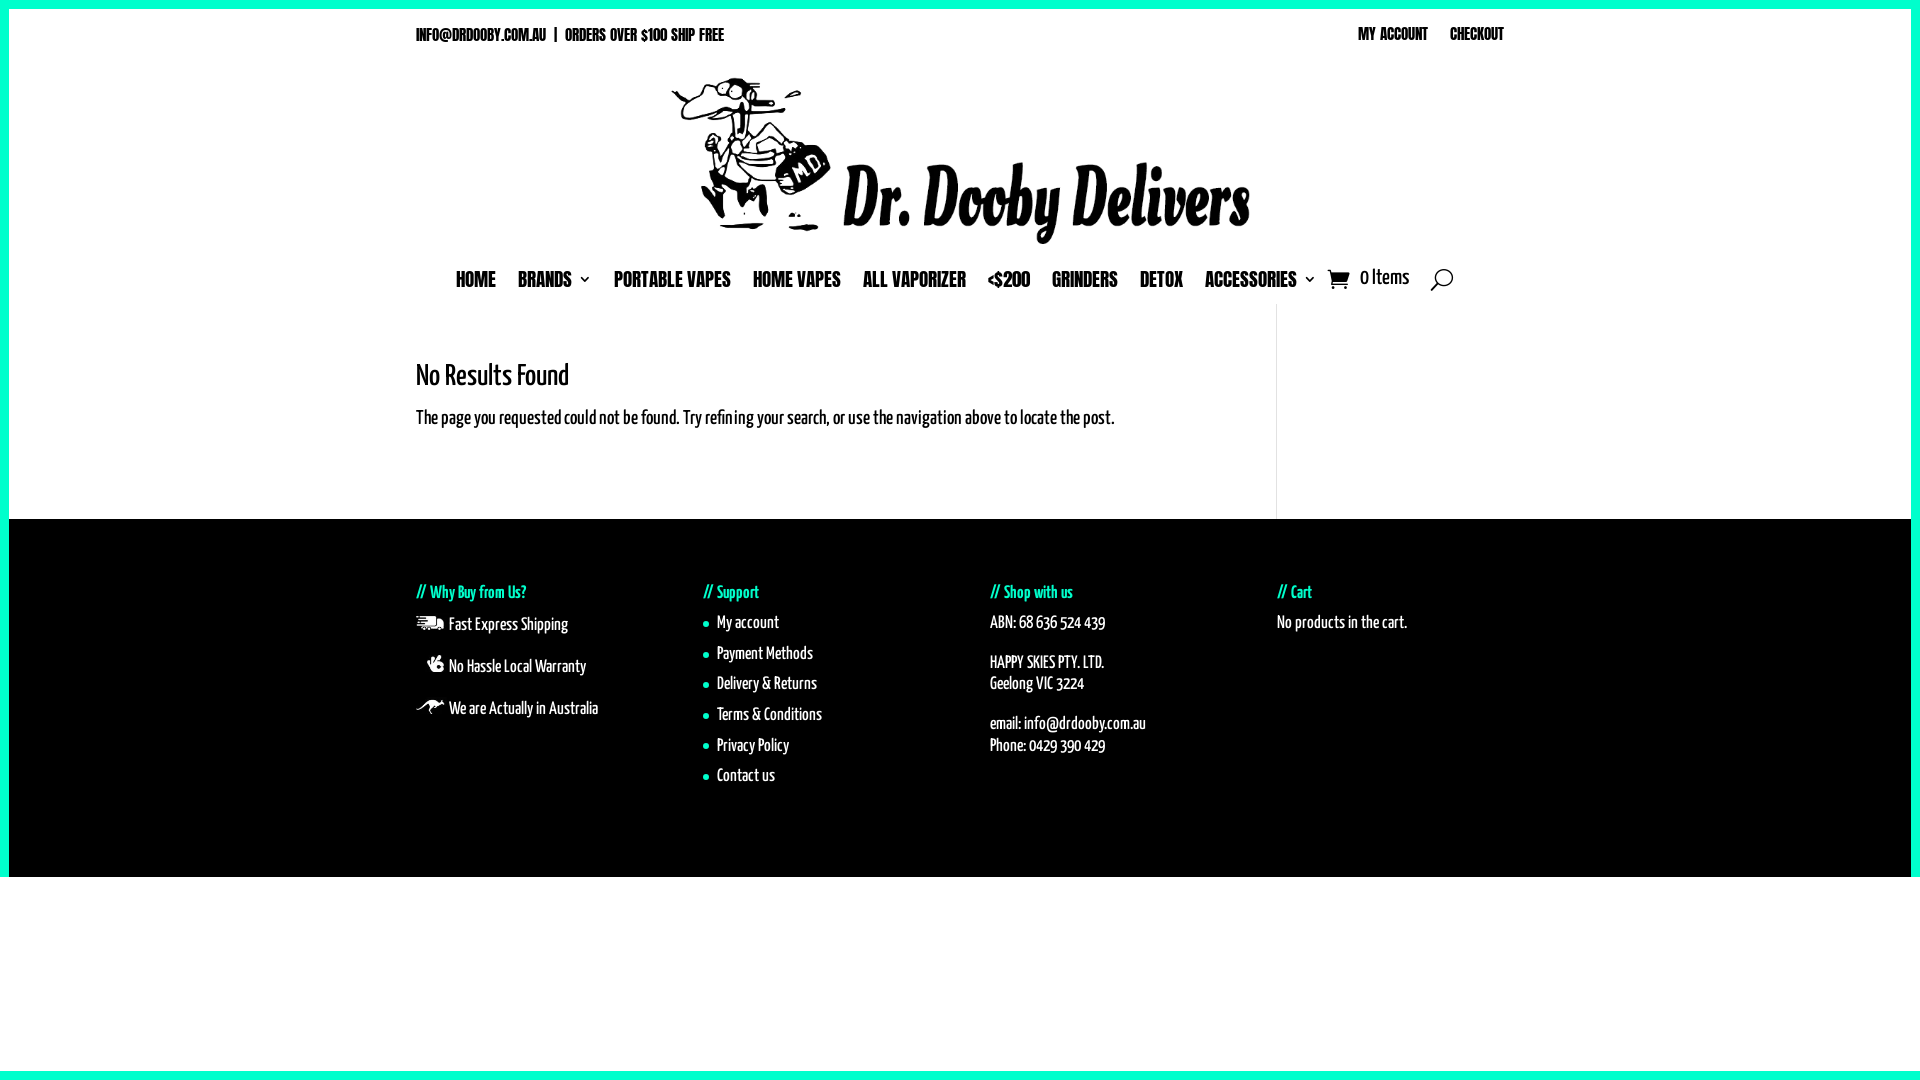 The width and height of the screenshot is (1920, 1080). Describe the element at coordinates (1477, 38) in the screenshot. I see `'CHECKOUT'` at that location.